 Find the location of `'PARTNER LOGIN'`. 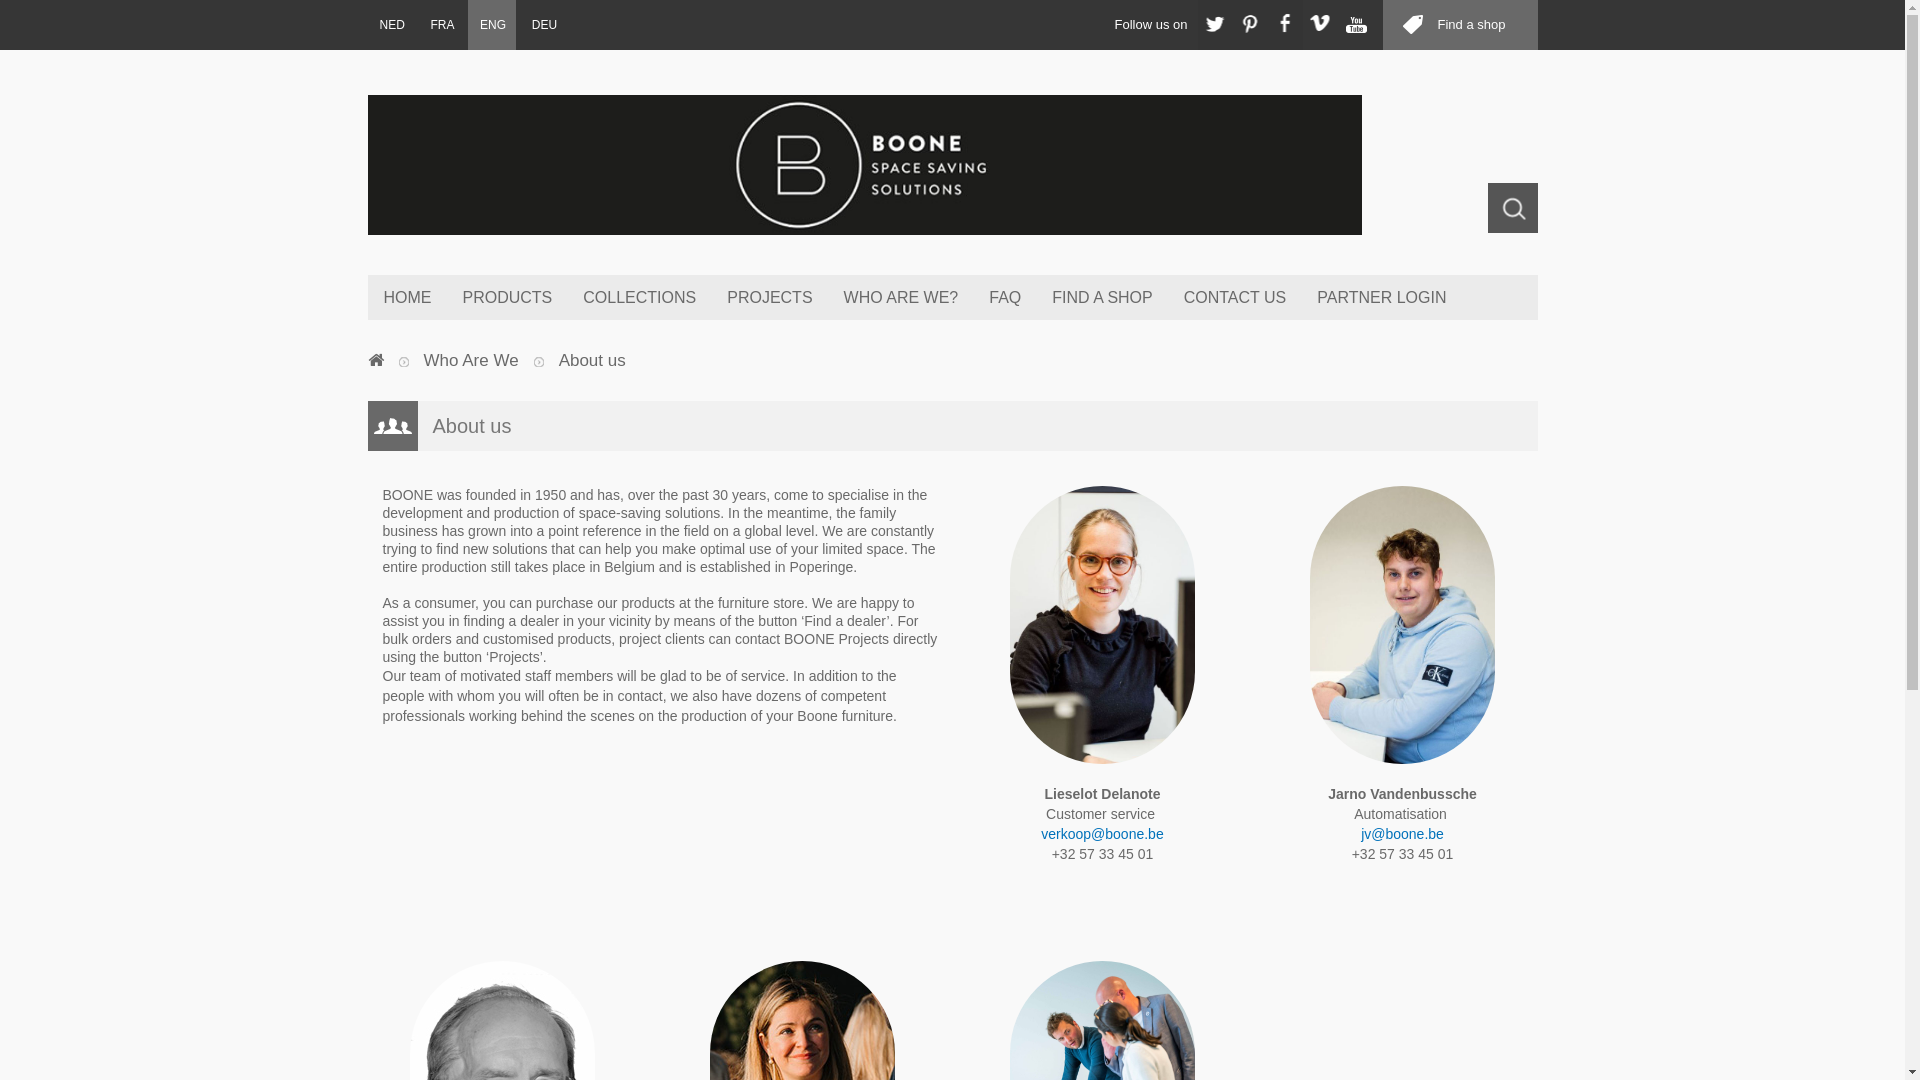

'PARTNER LOGIN' is located at coordinates (1300, 297).